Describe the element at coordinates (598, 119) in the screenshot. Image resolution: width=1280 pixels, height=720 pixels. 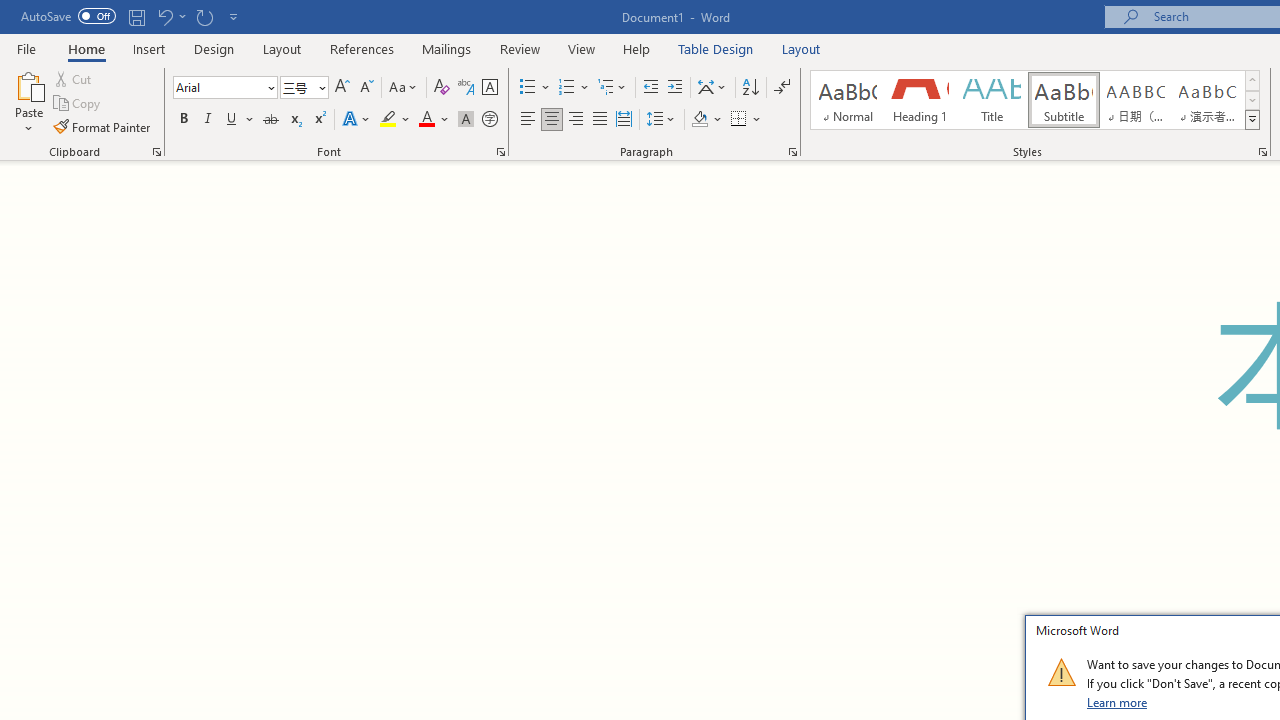
I see `'Justify'` at that location.